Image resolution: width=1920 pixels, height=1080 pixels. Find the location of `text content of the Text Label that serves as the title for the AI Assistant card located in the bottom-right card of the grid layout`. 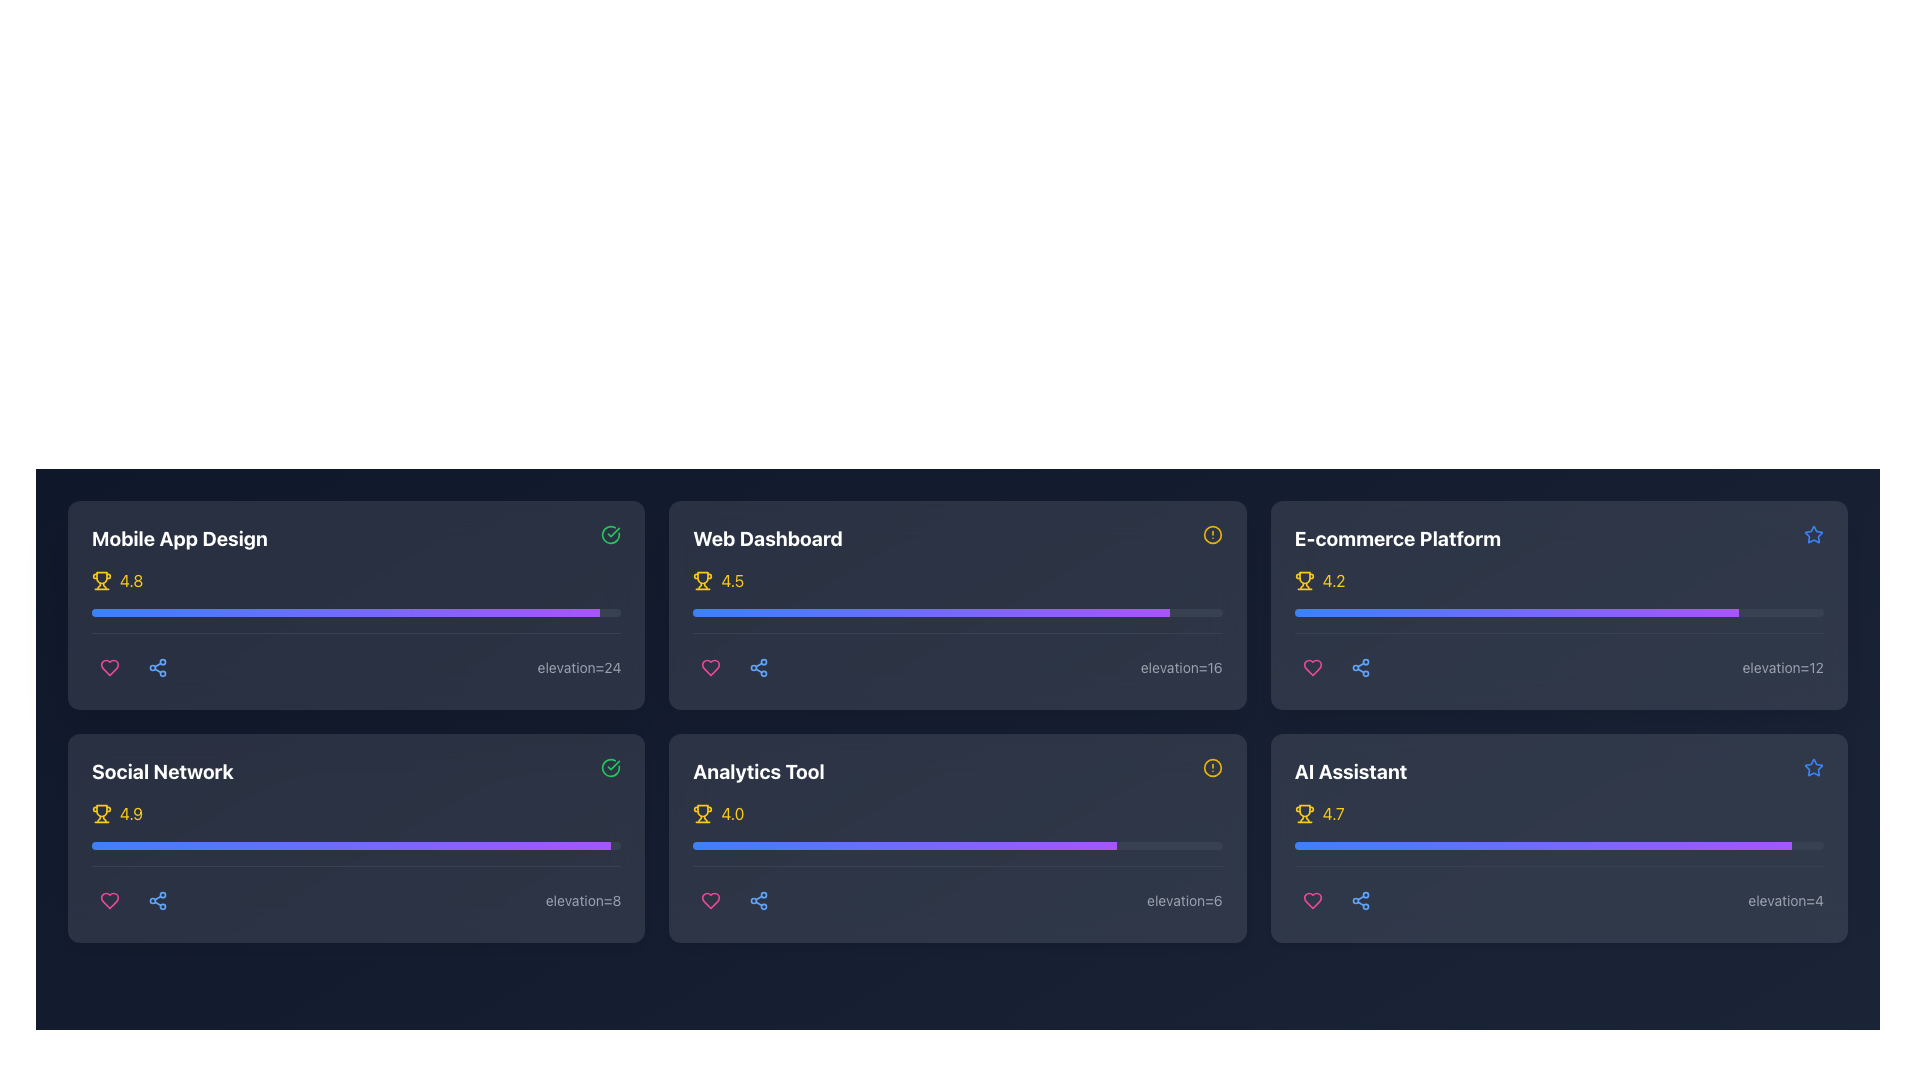

text content of the Text Label that serves as the title for the AI Assistant card located in the bottom-right card of the grid layout is located at coordinates (1351, 770).